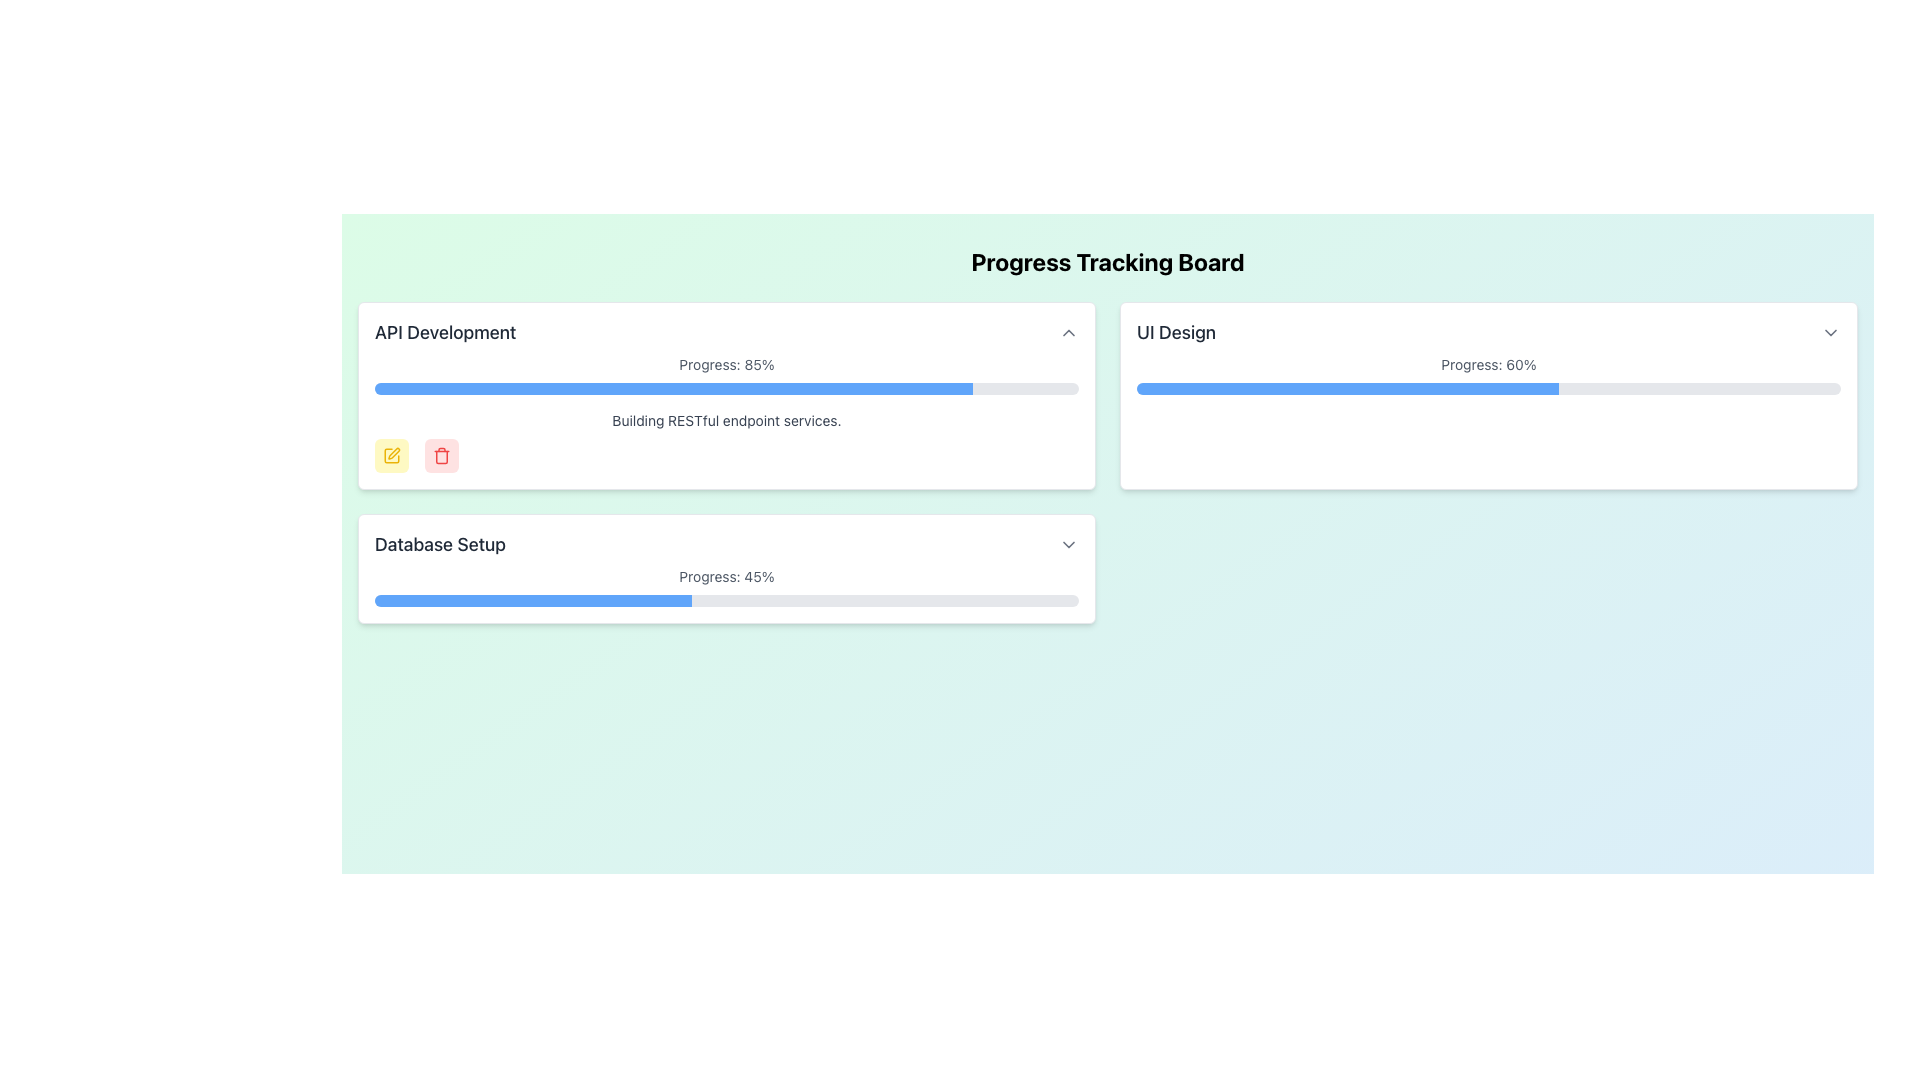 The image size is (1920, 1080). Describe the element at coordinates (394, 453) in the screenshot. I see `the 'Edit' icon within the 'API Development' card` at that location.